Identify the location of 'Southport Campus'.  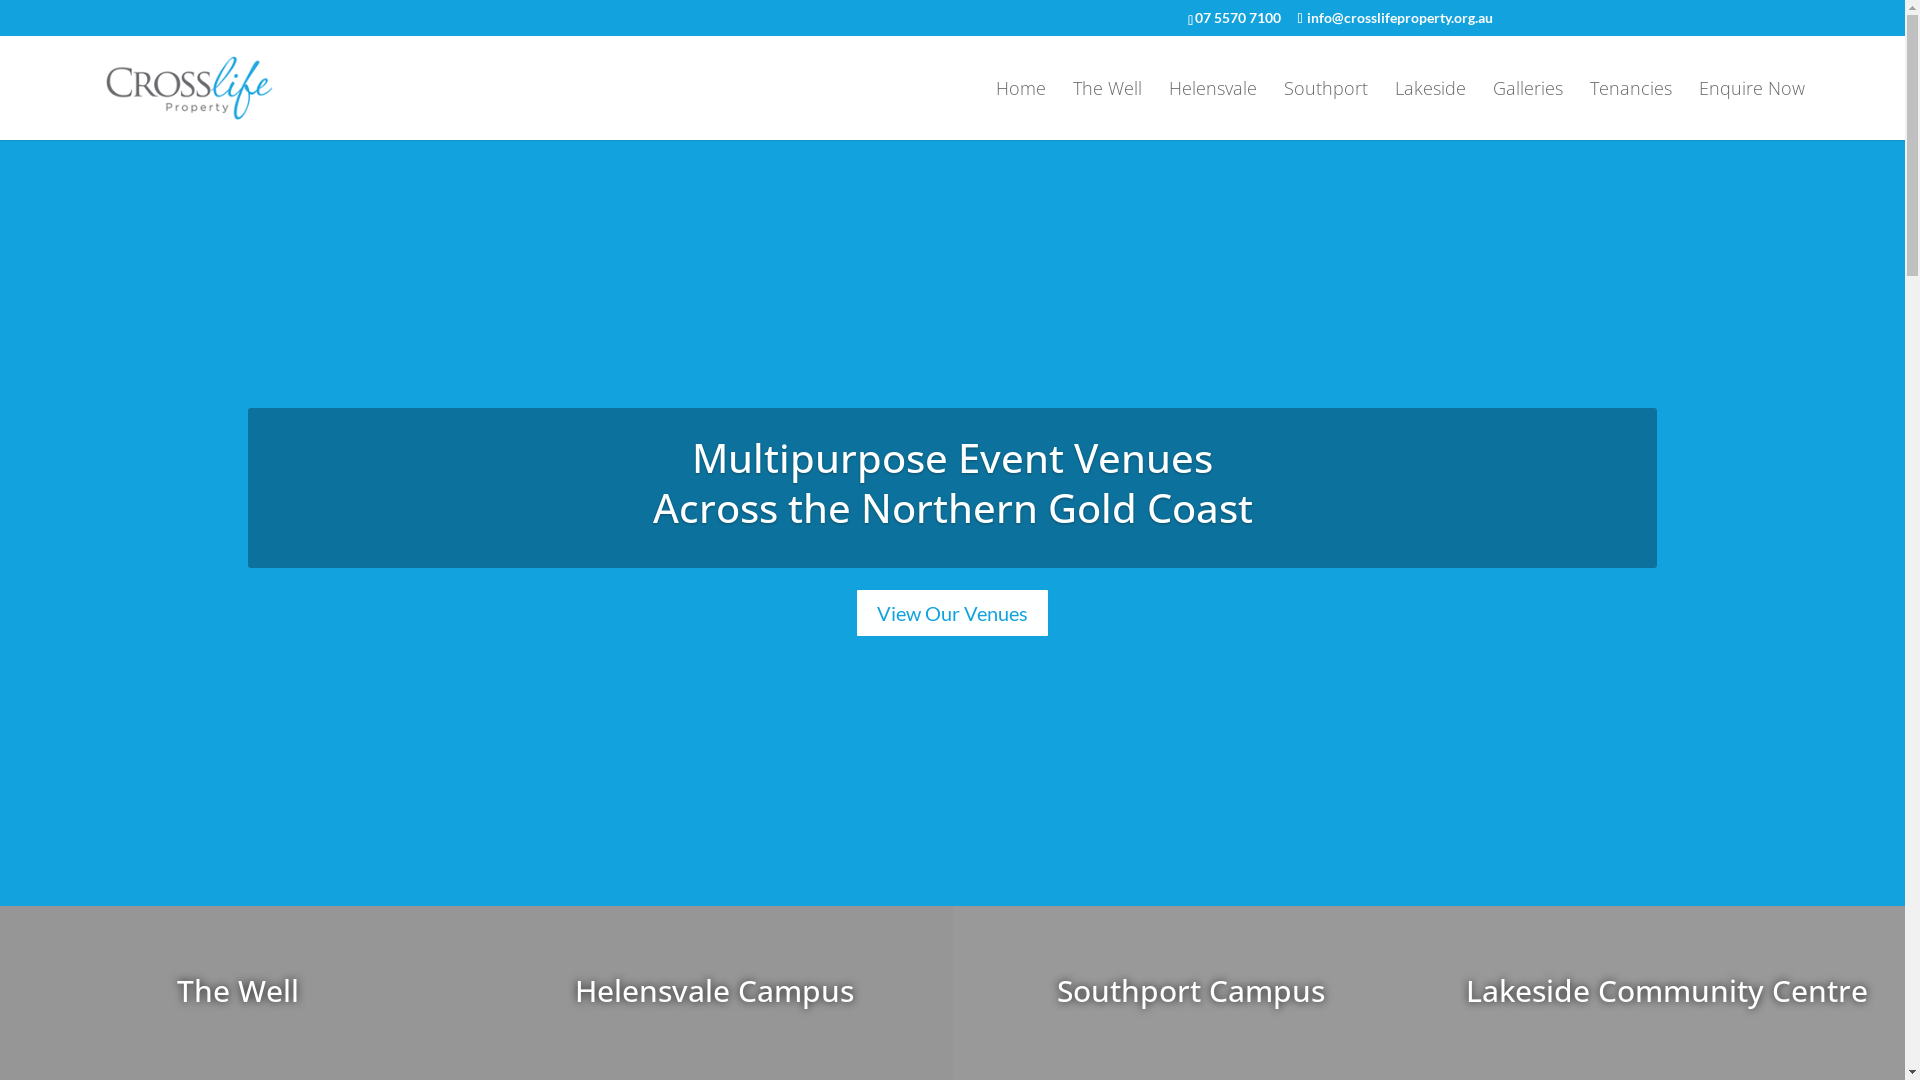
(1190, 990).